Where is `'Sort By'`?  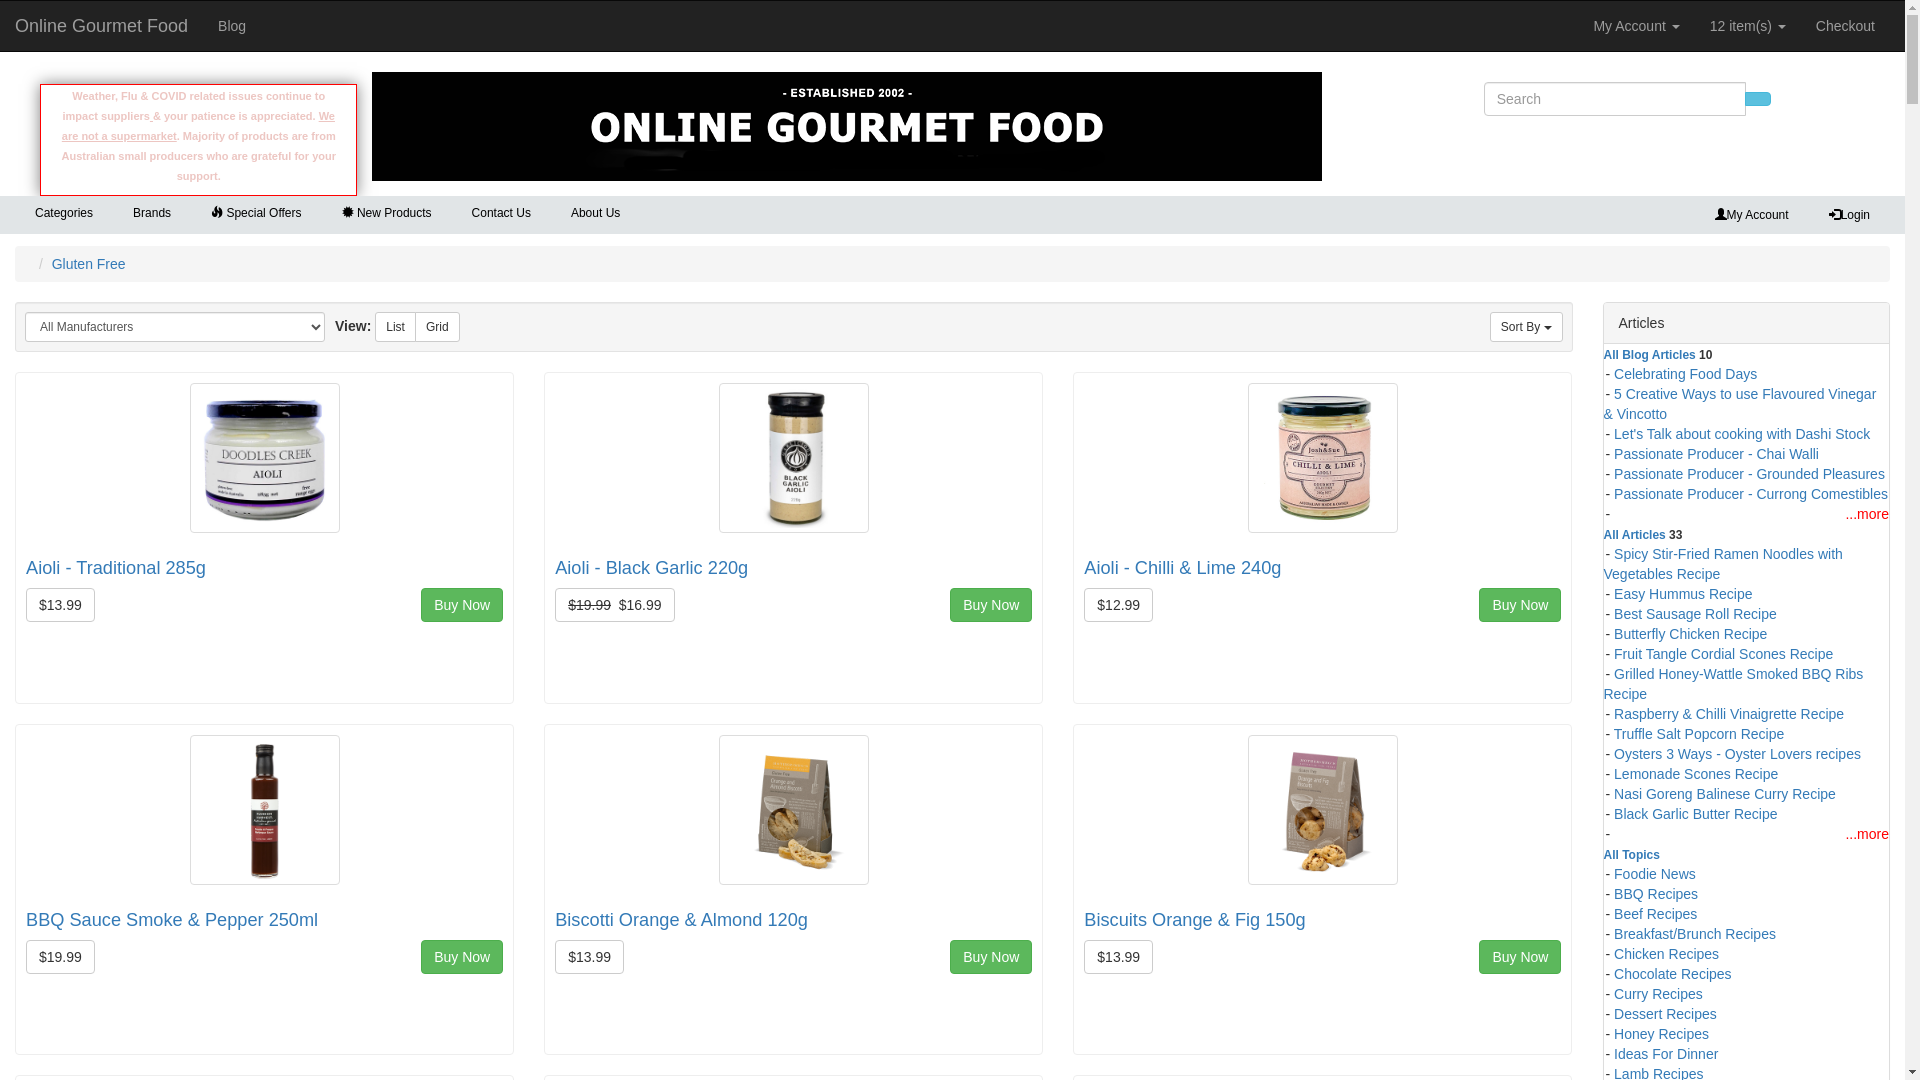 'Sort By' is located at coordinates (1525, 326).